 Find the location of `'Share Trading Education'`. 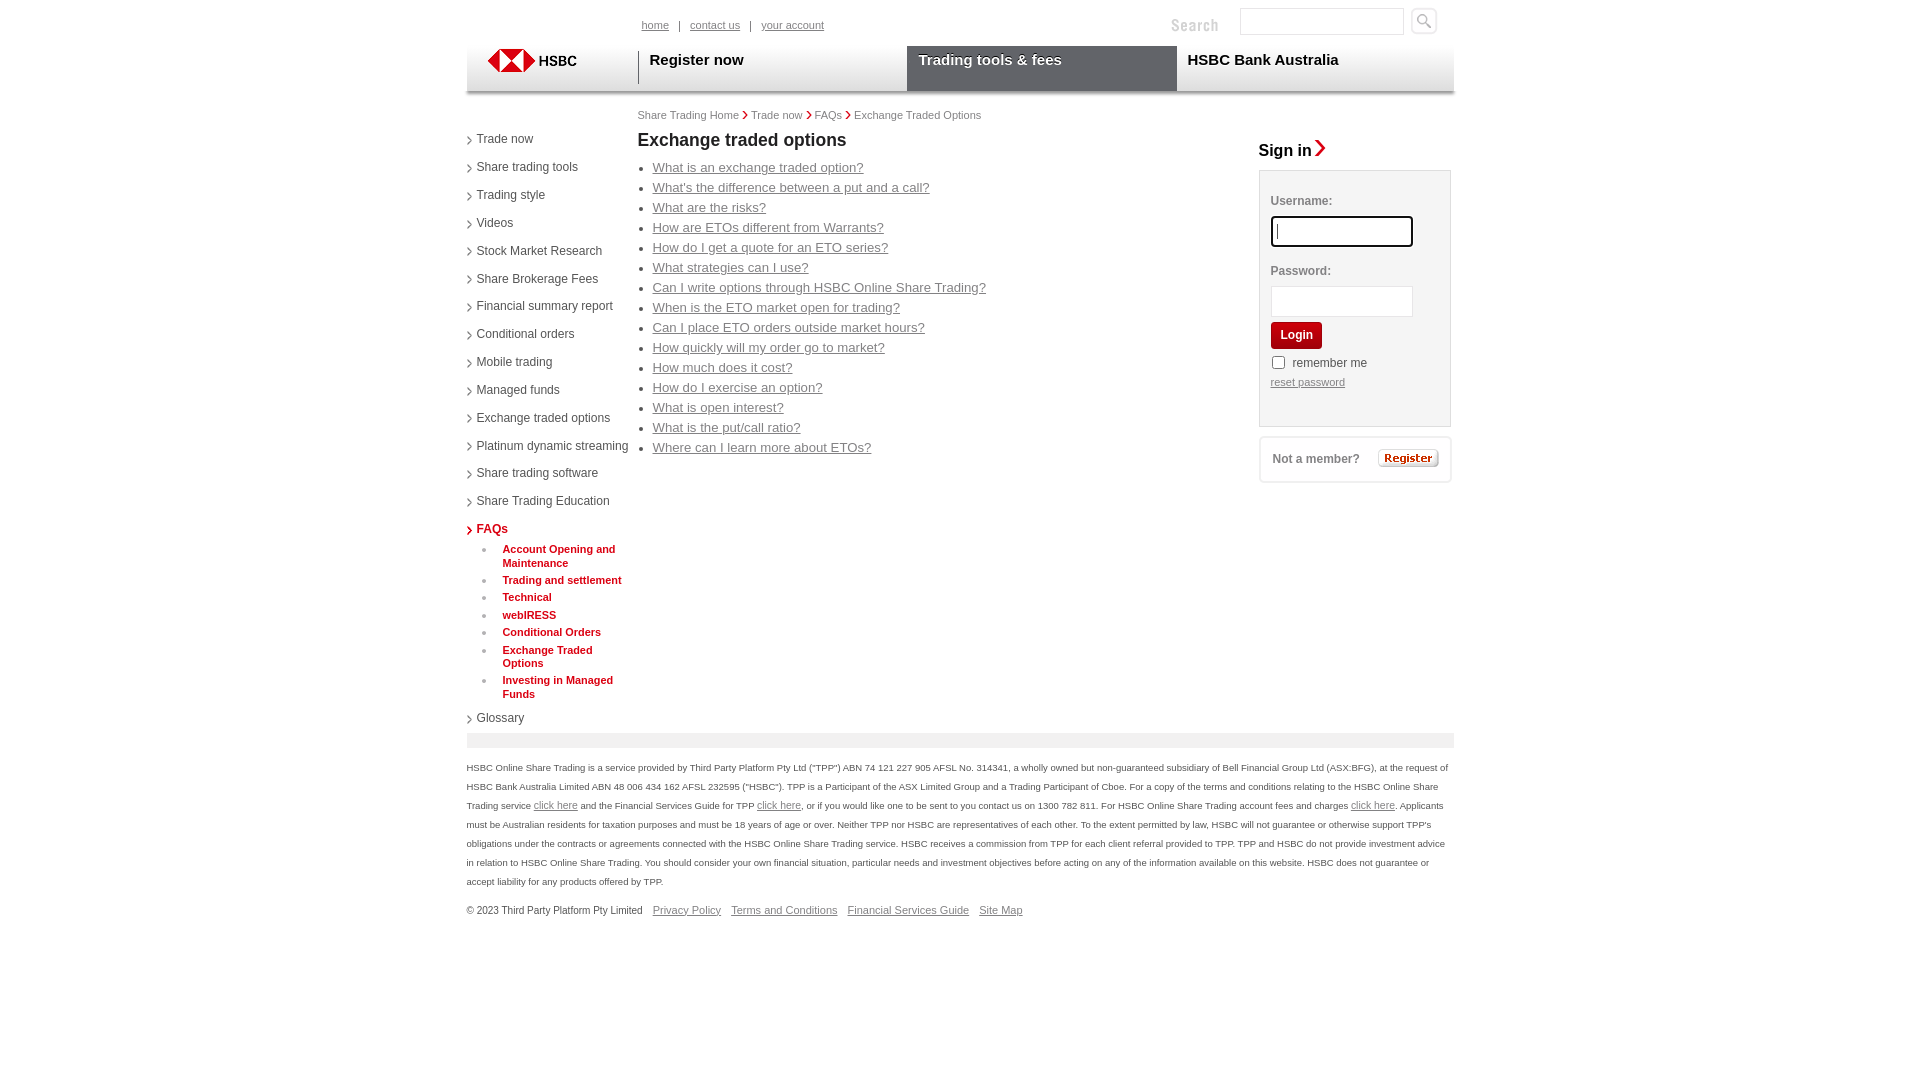

'Share Trading Education' is located at coordinates (537, 500).